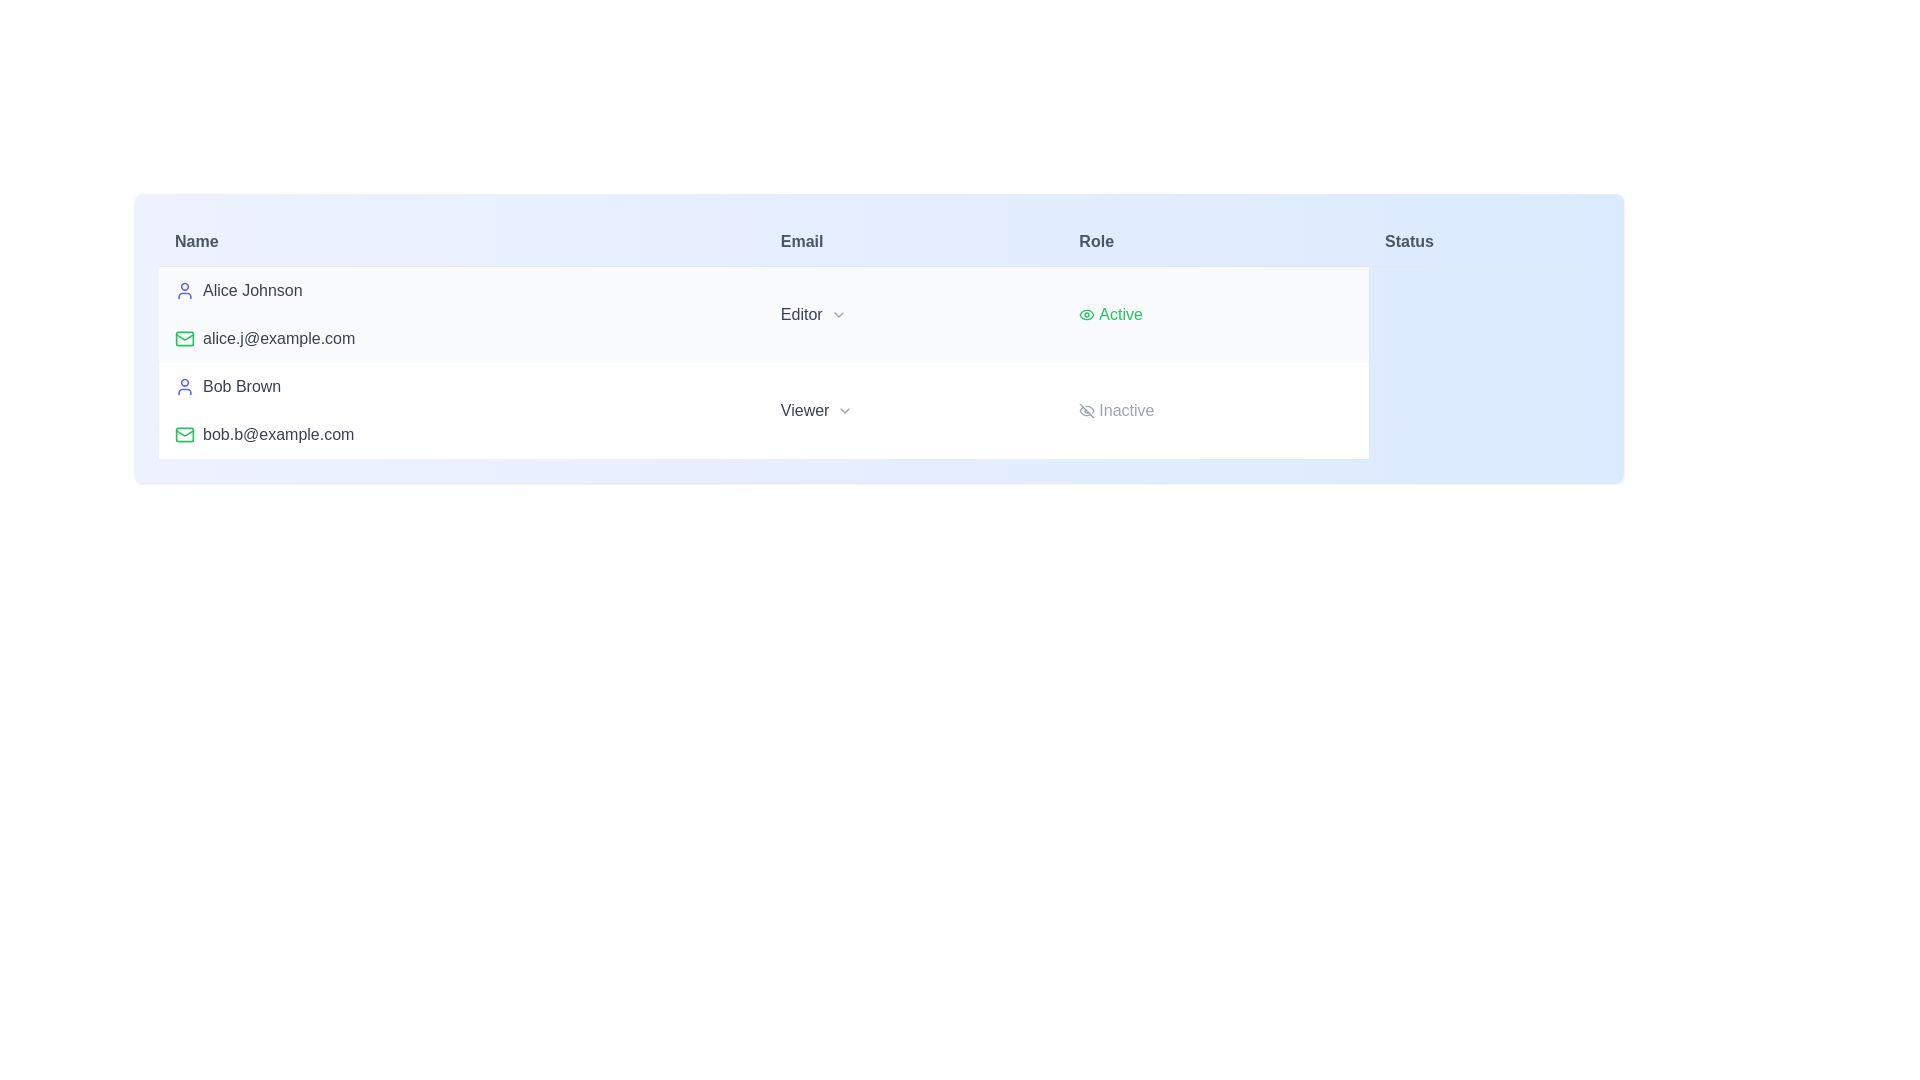 The height and width of the screenshot is (1080, 1920). Describe the element at coordinates (1215, 410) in the screenshot. I see `the status indicator element in the second row of the table that shows 'Inactive'` at that location.